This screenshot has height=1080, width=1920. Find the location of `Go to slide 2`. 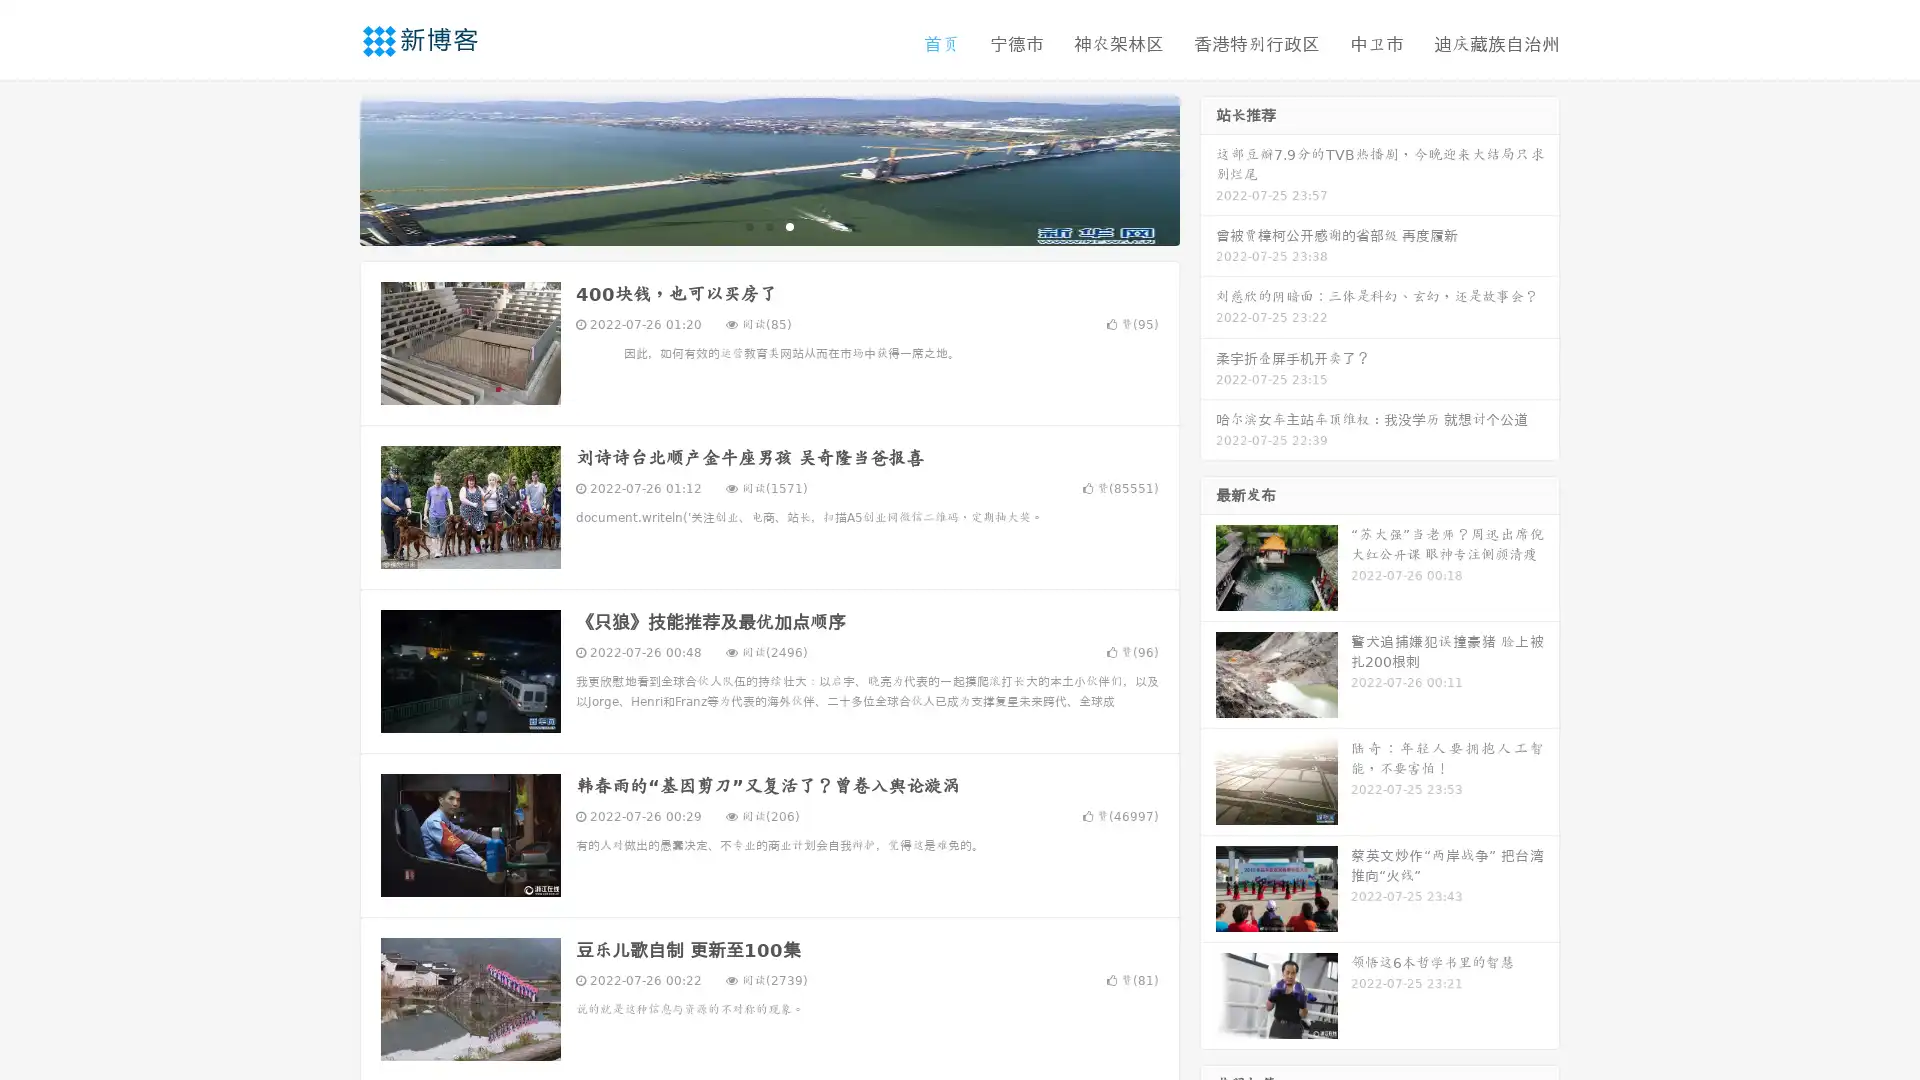

Go to slide 2 is located at coordinates (768, 225).